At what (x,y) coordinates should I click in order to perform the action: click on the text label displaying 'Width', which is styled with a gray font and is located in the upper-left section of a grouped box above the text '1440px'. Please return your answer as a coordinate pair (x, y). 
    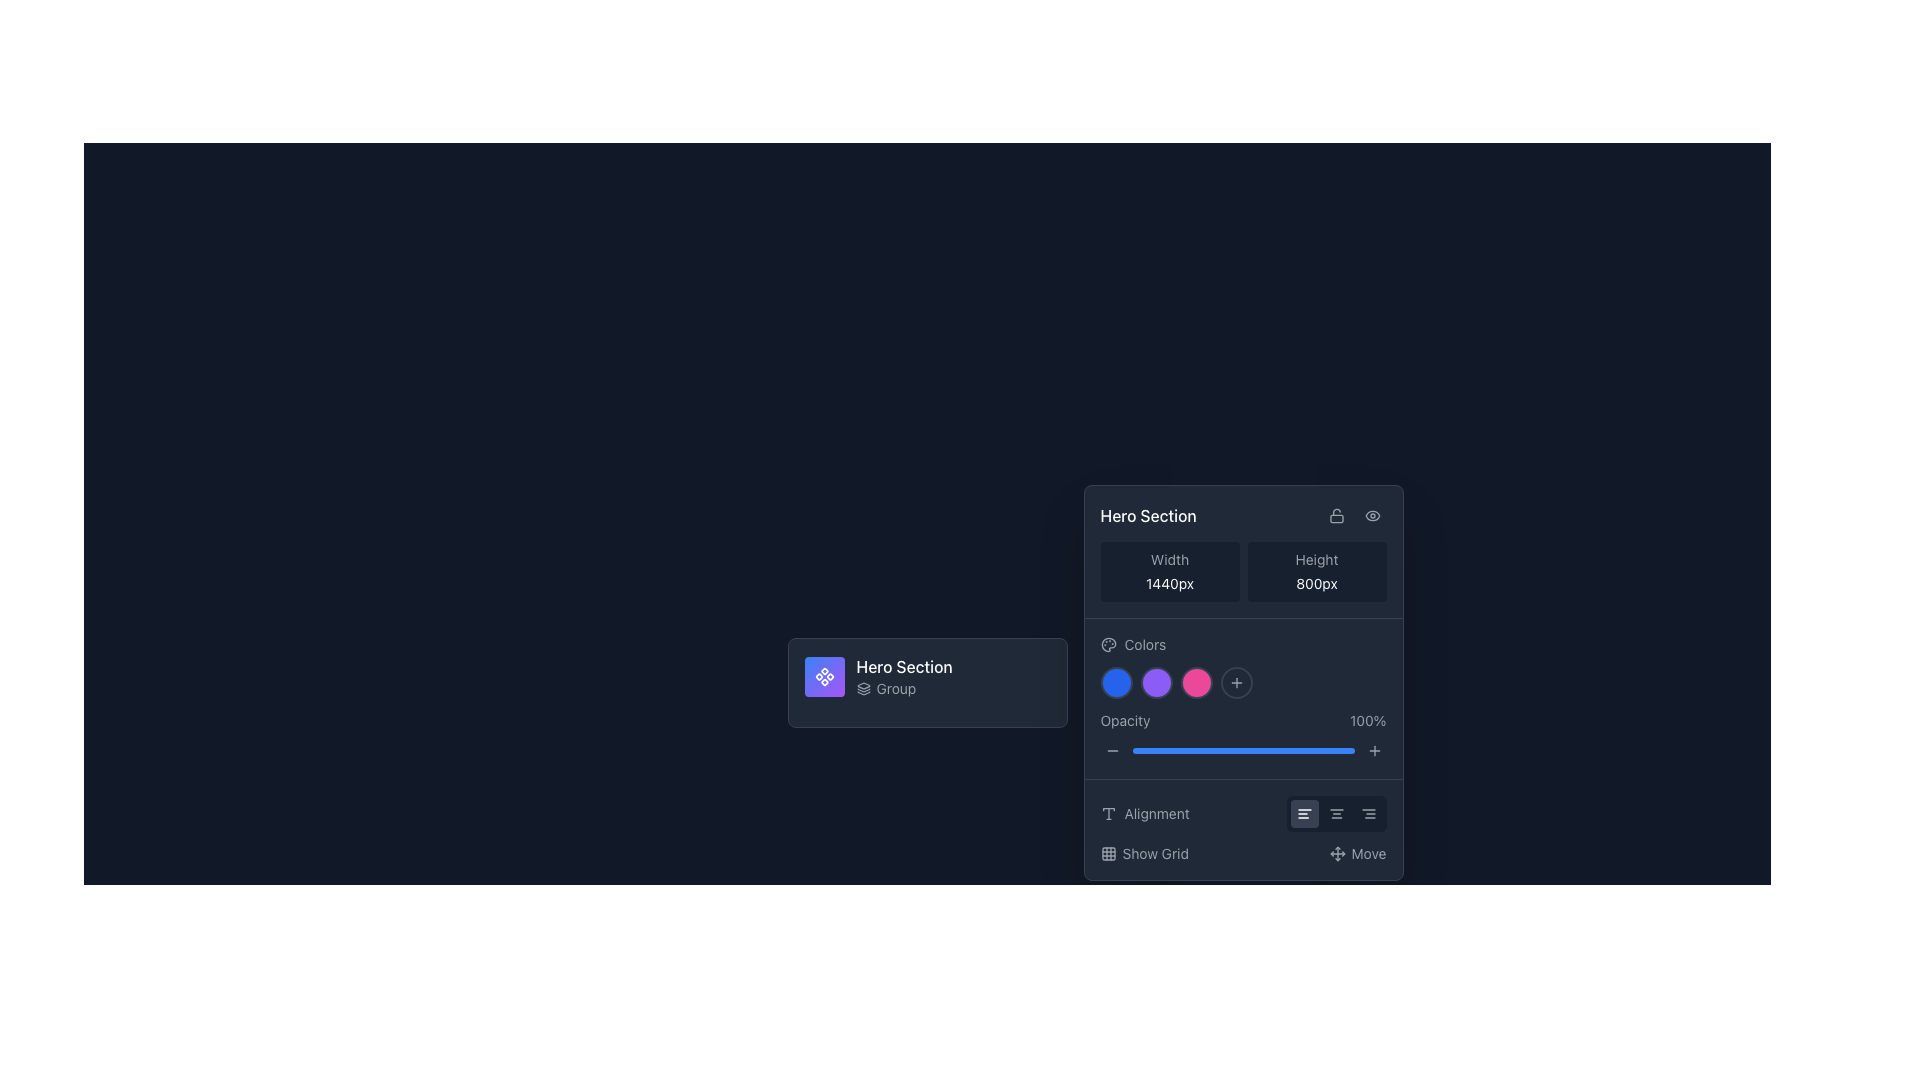
    Looking at the image, I should click on (1170, 559).